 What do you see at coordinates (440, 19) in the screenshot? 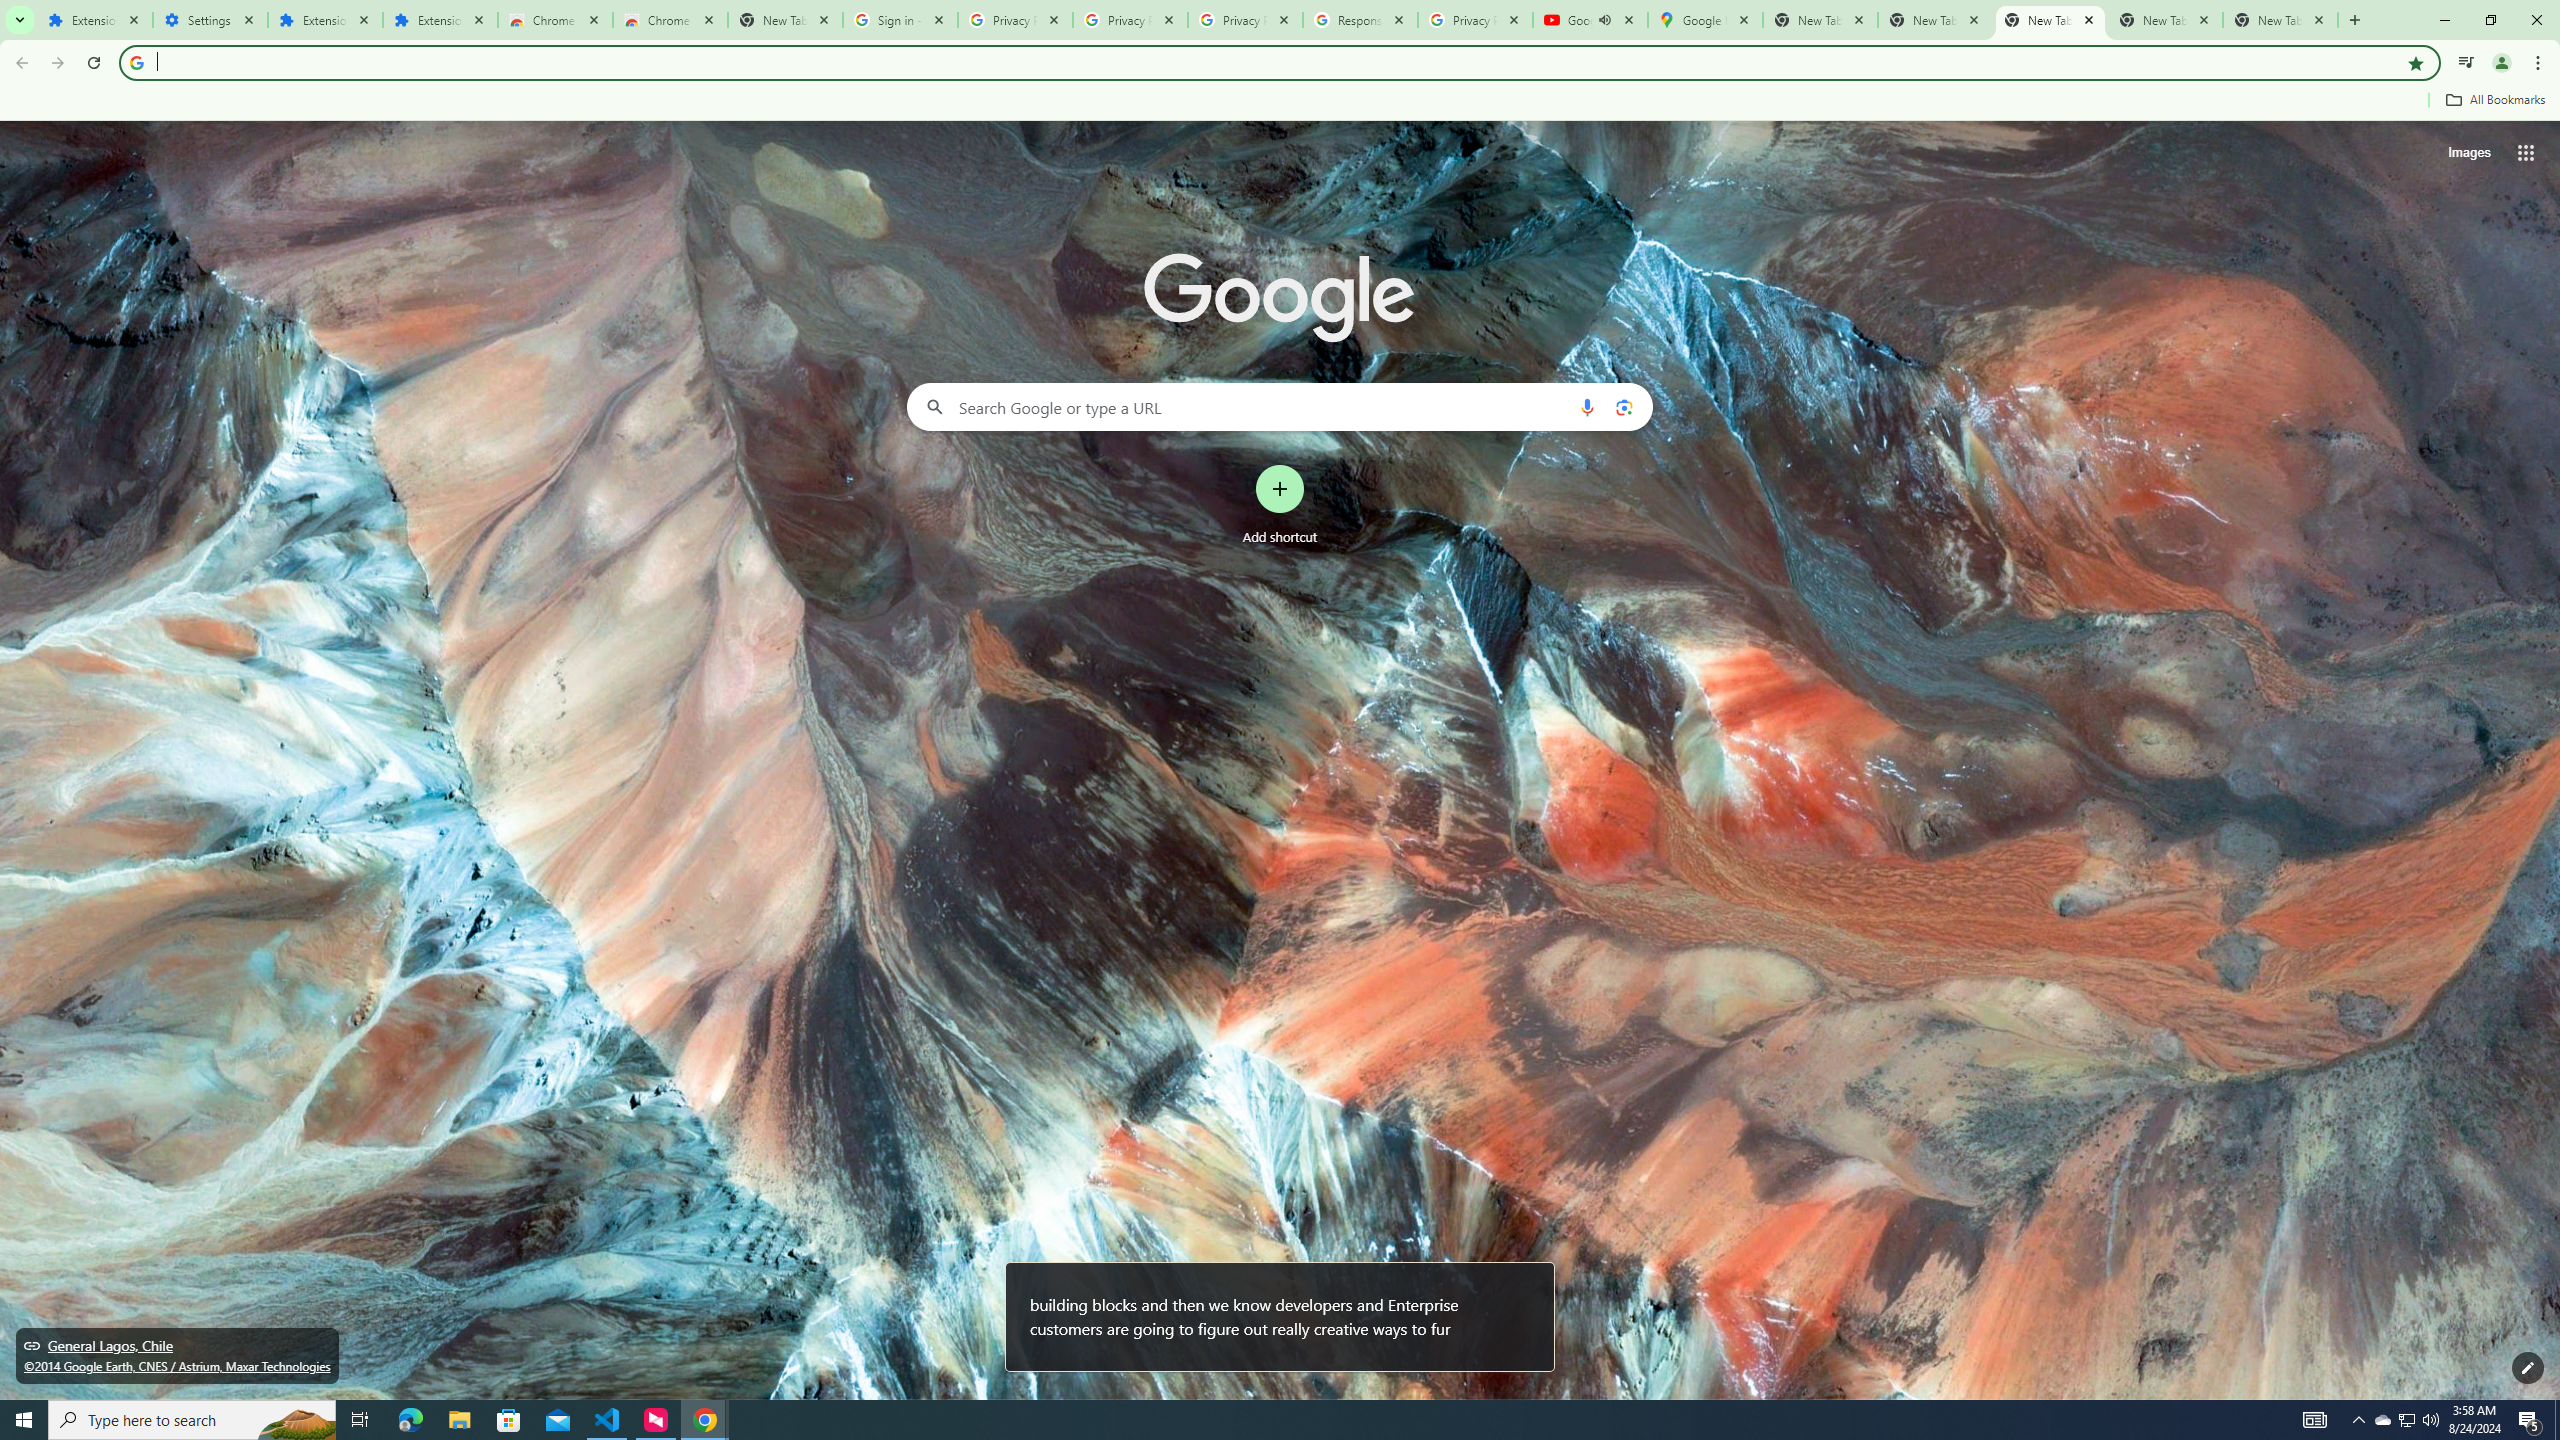
I see `'Extensions'` at bounding box center [440, 19].